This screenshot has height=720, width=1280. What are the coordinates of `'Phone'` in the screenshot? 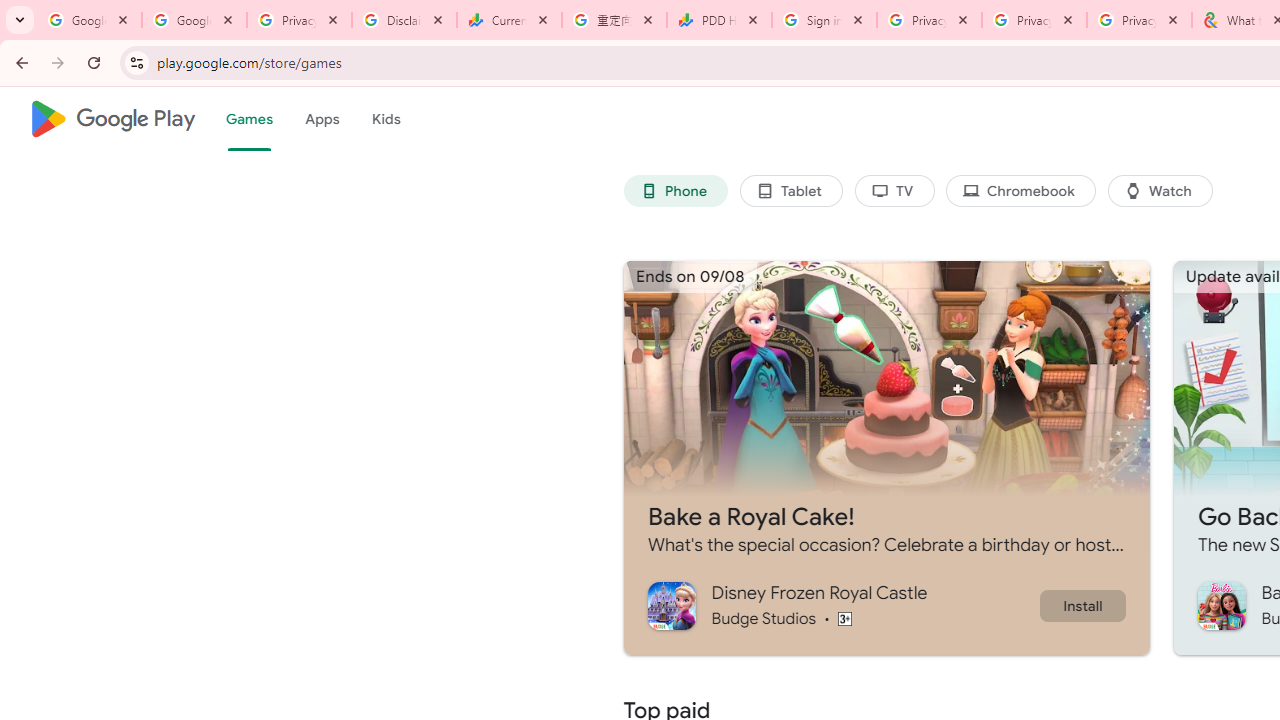 It's located at (675, 191).